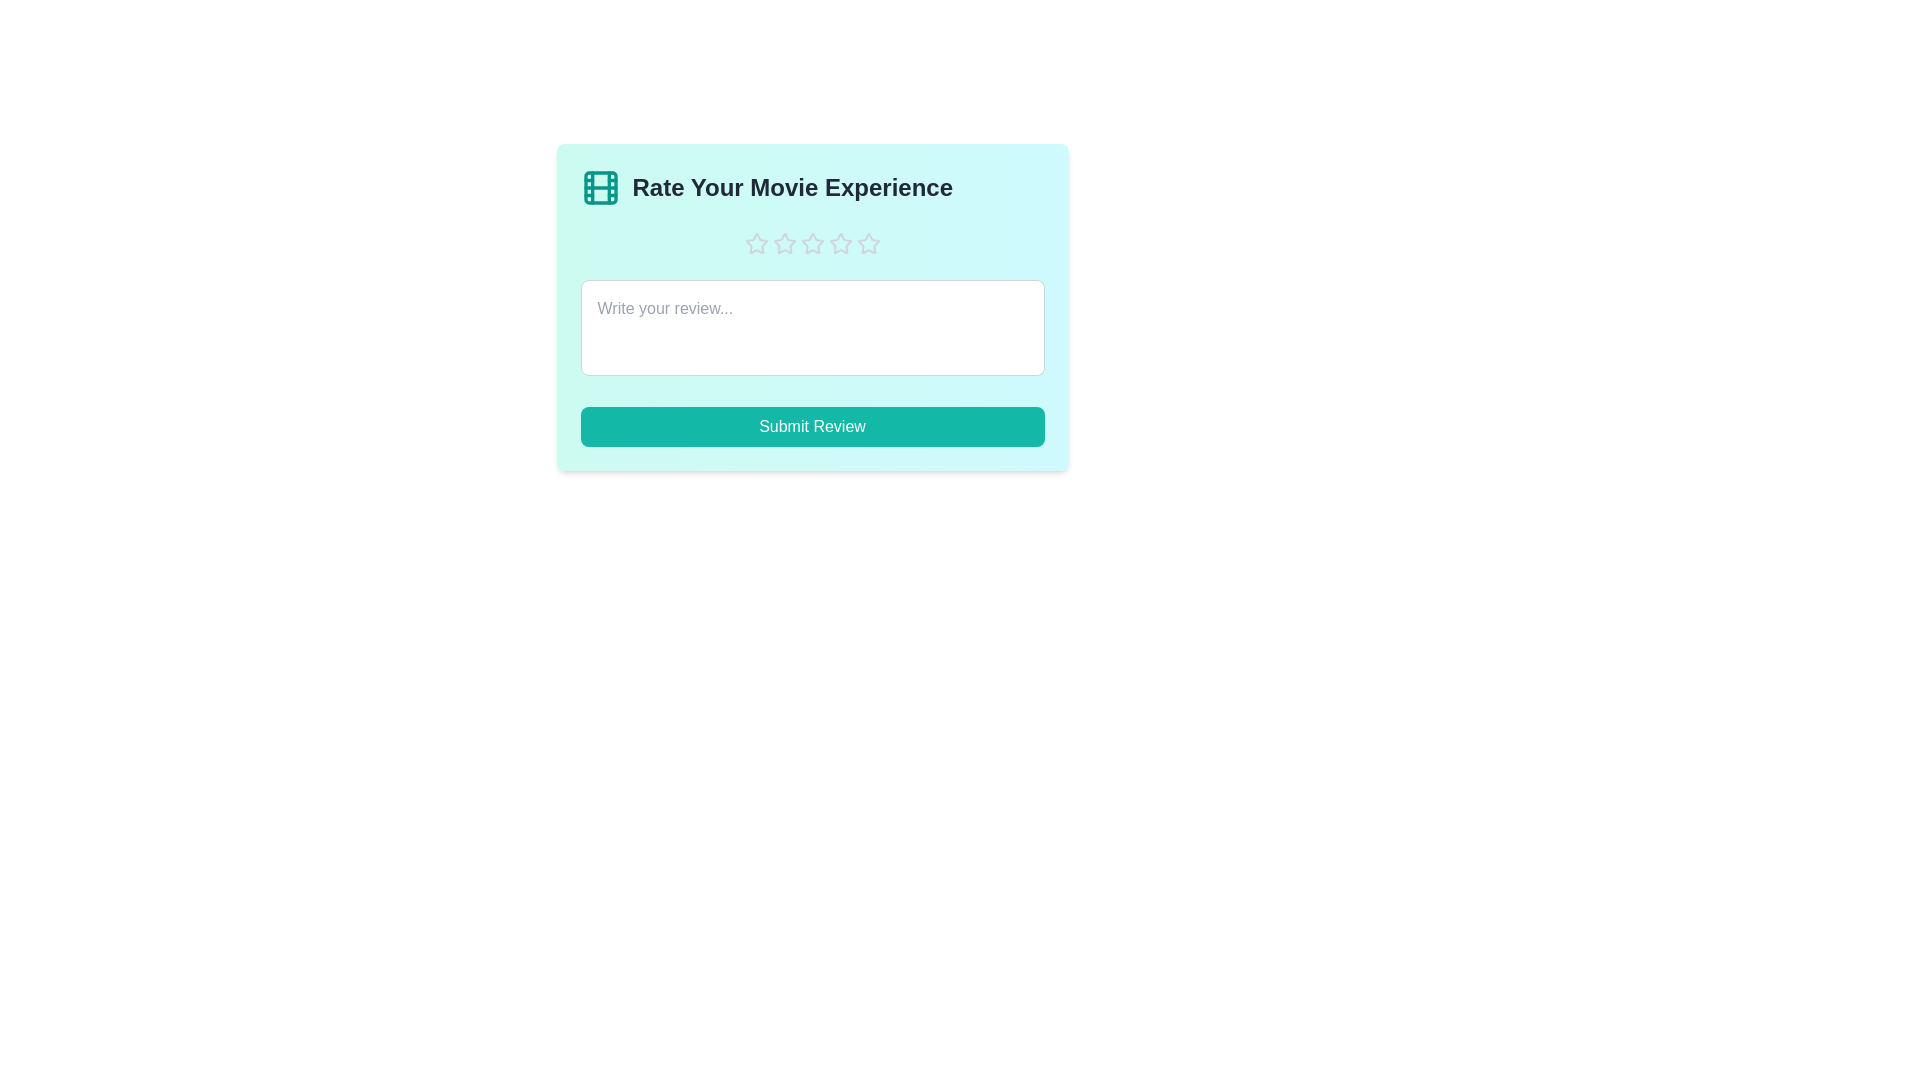 The width and height of the screenshot is (1920, 1080). Describe the element at coordinates (812, 242) in the screenshot. I see `the star corresponding to the rating 3 to set the movie experience rating` at that location.